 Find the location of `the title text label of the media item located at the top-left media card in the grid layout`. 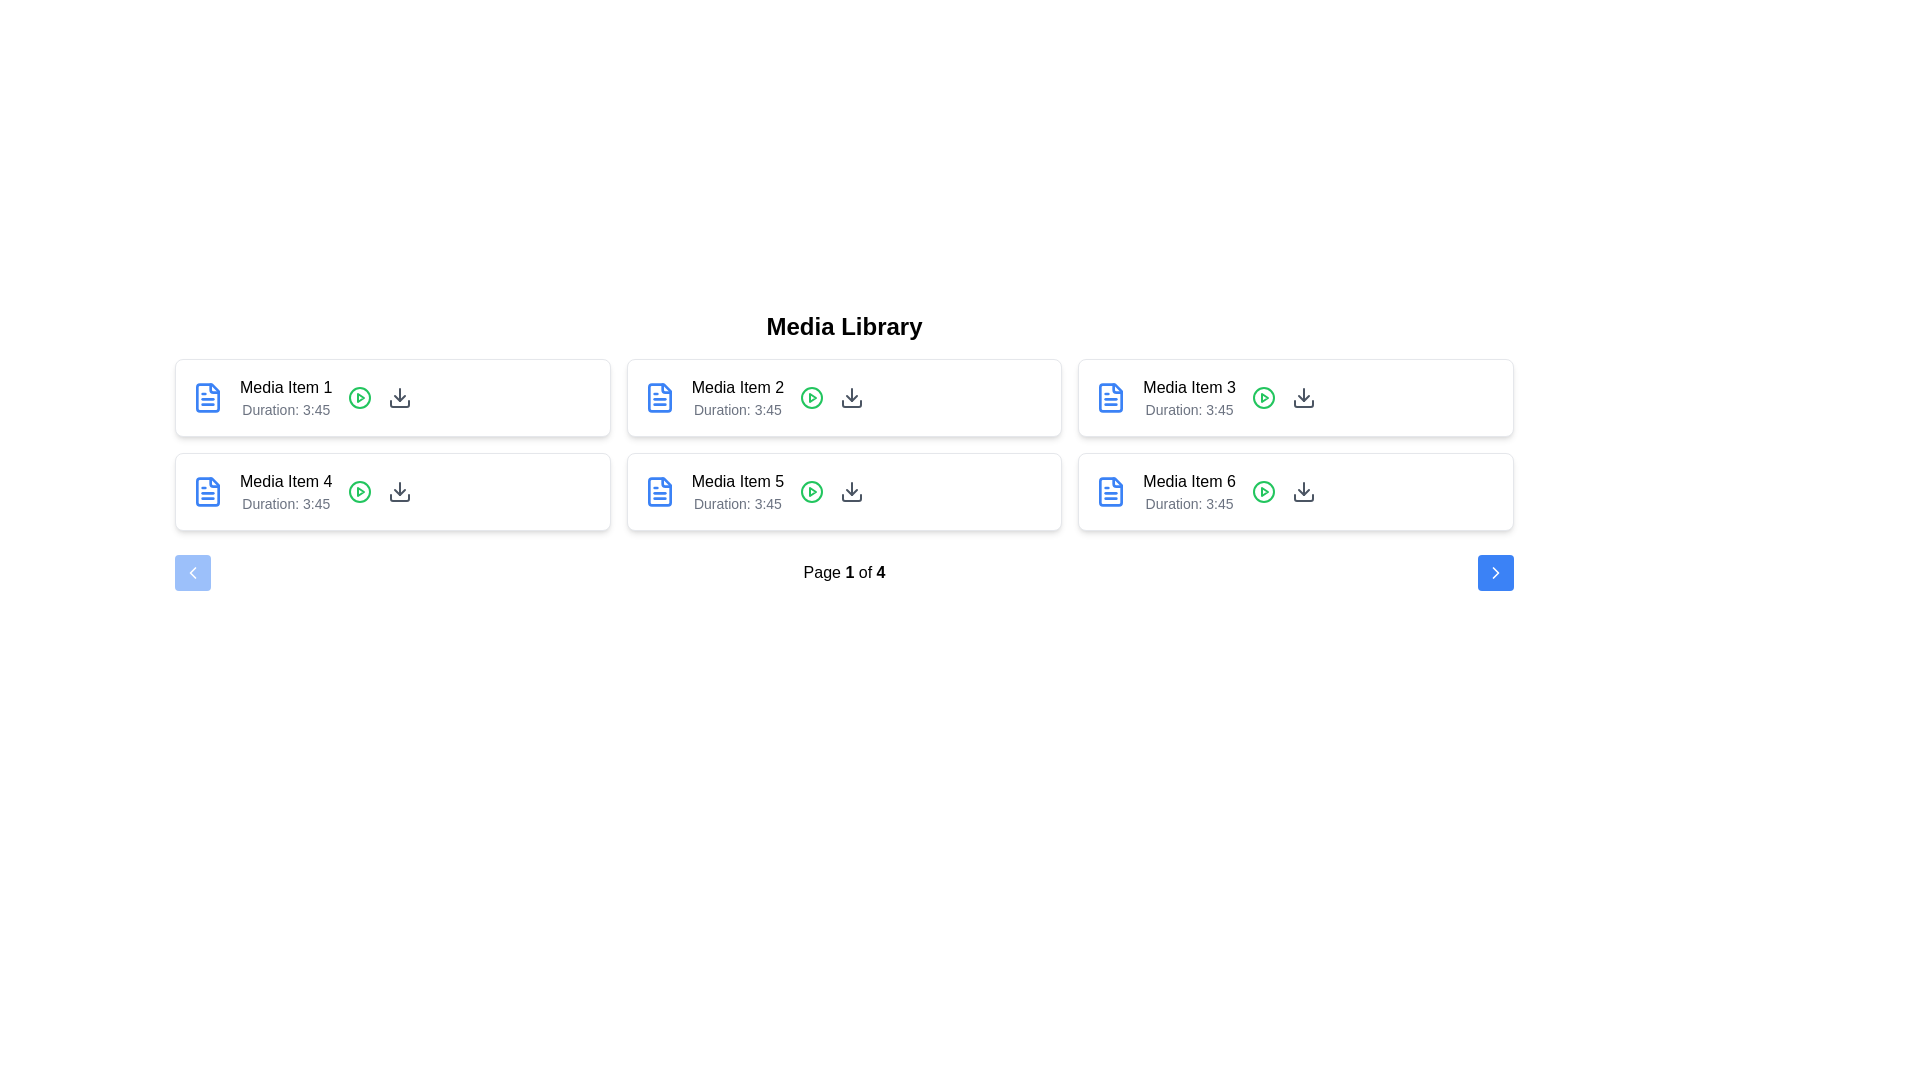

the title text label of the media item located at the top-left media card in the grid layout is located at coordinates (285, 388).